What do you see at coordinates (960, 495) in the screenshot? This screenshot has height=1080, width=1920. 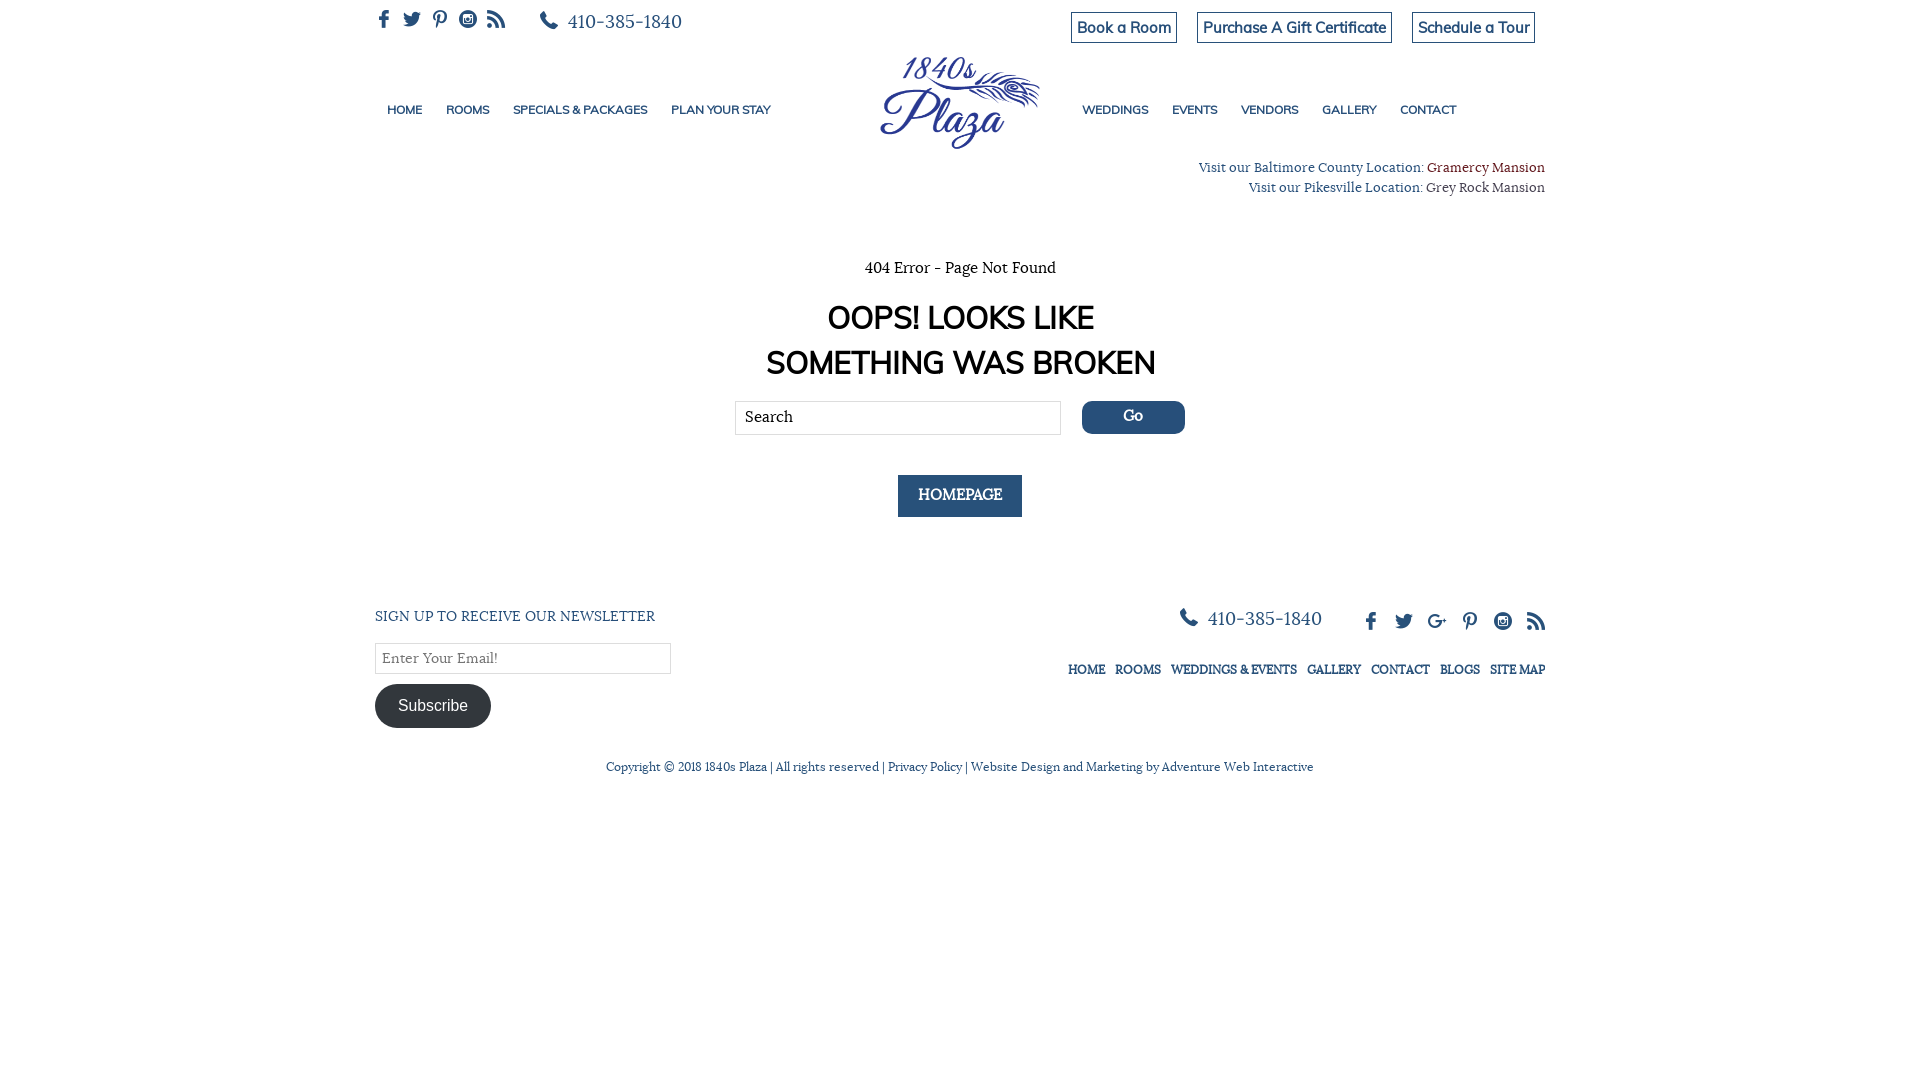 I see `'HOMEPAGE'` at bounding box center [960, 495].